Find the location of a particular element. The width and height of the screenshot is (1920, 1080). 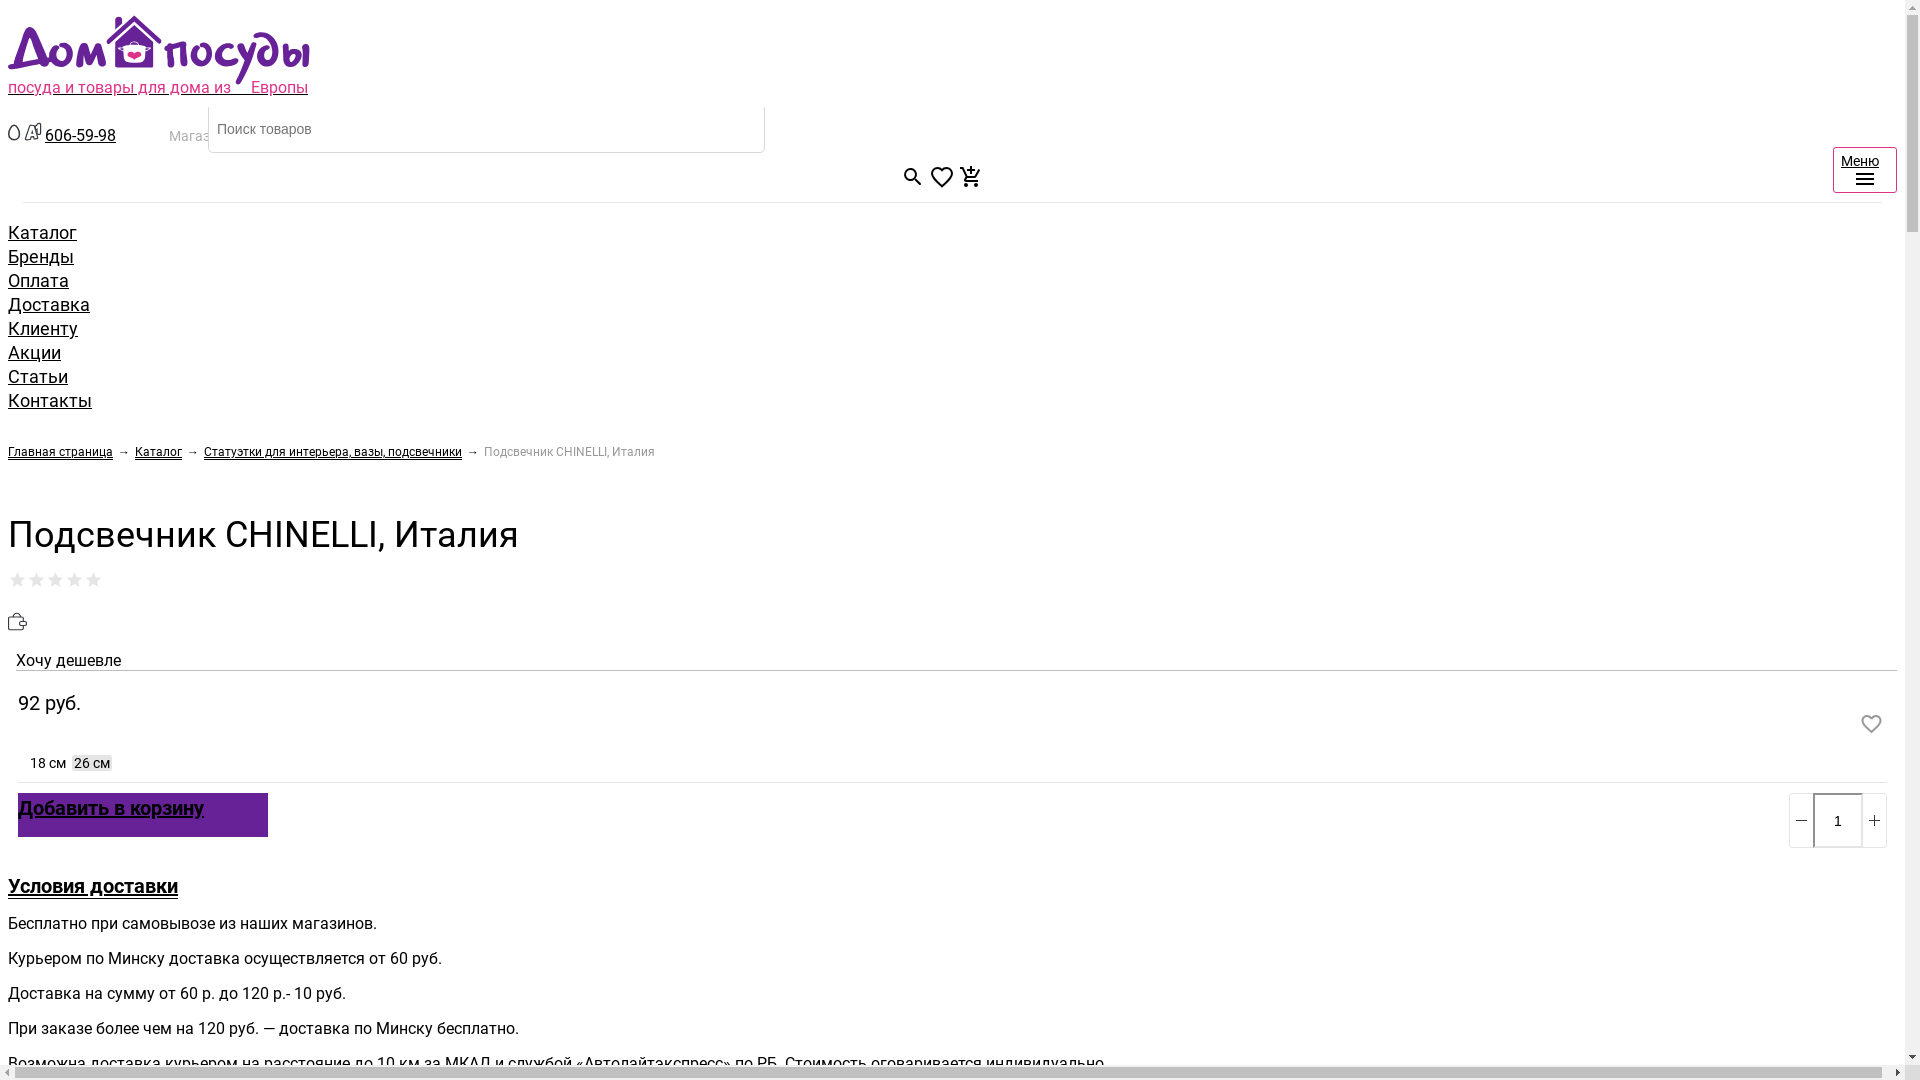

'606-59-98' is located at coordinates (80, 135).